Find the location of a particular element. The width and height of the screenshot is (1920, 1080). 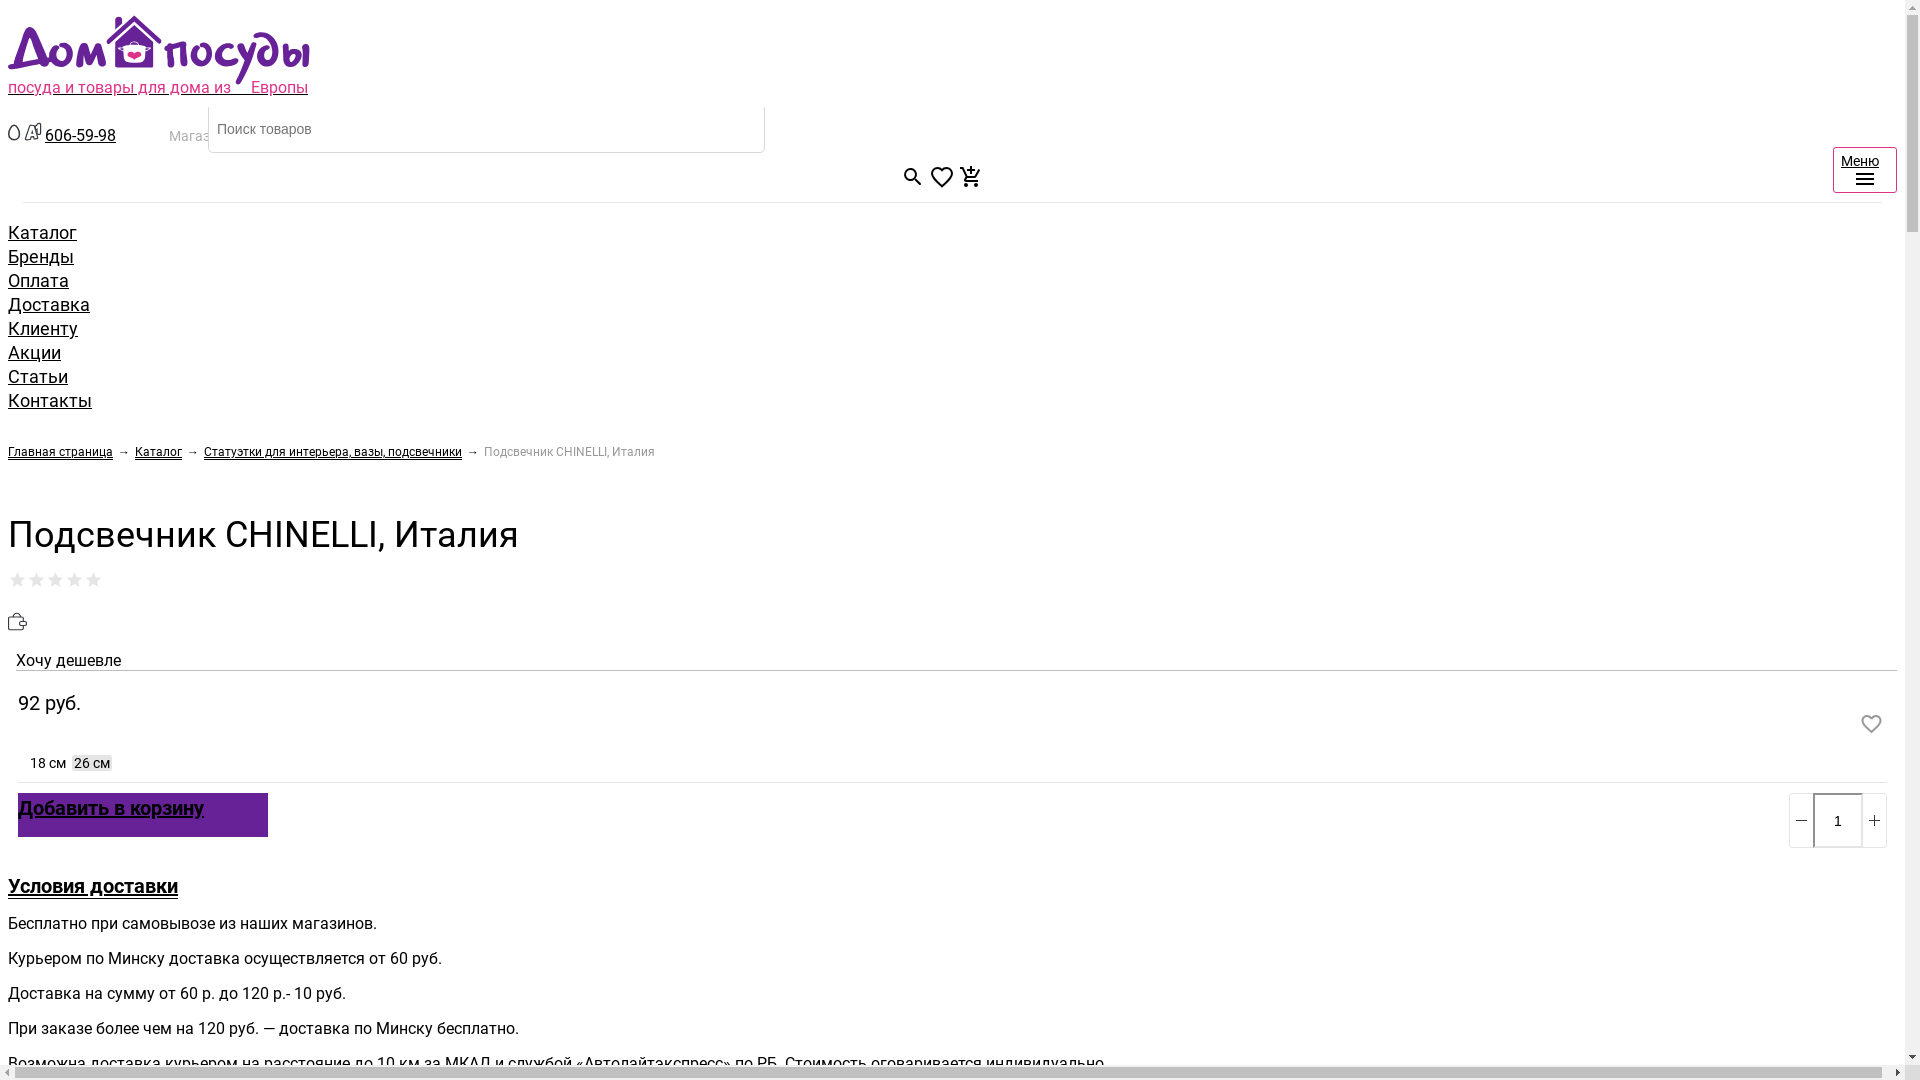

'606-59-98' is located at coordinates (80, 135).